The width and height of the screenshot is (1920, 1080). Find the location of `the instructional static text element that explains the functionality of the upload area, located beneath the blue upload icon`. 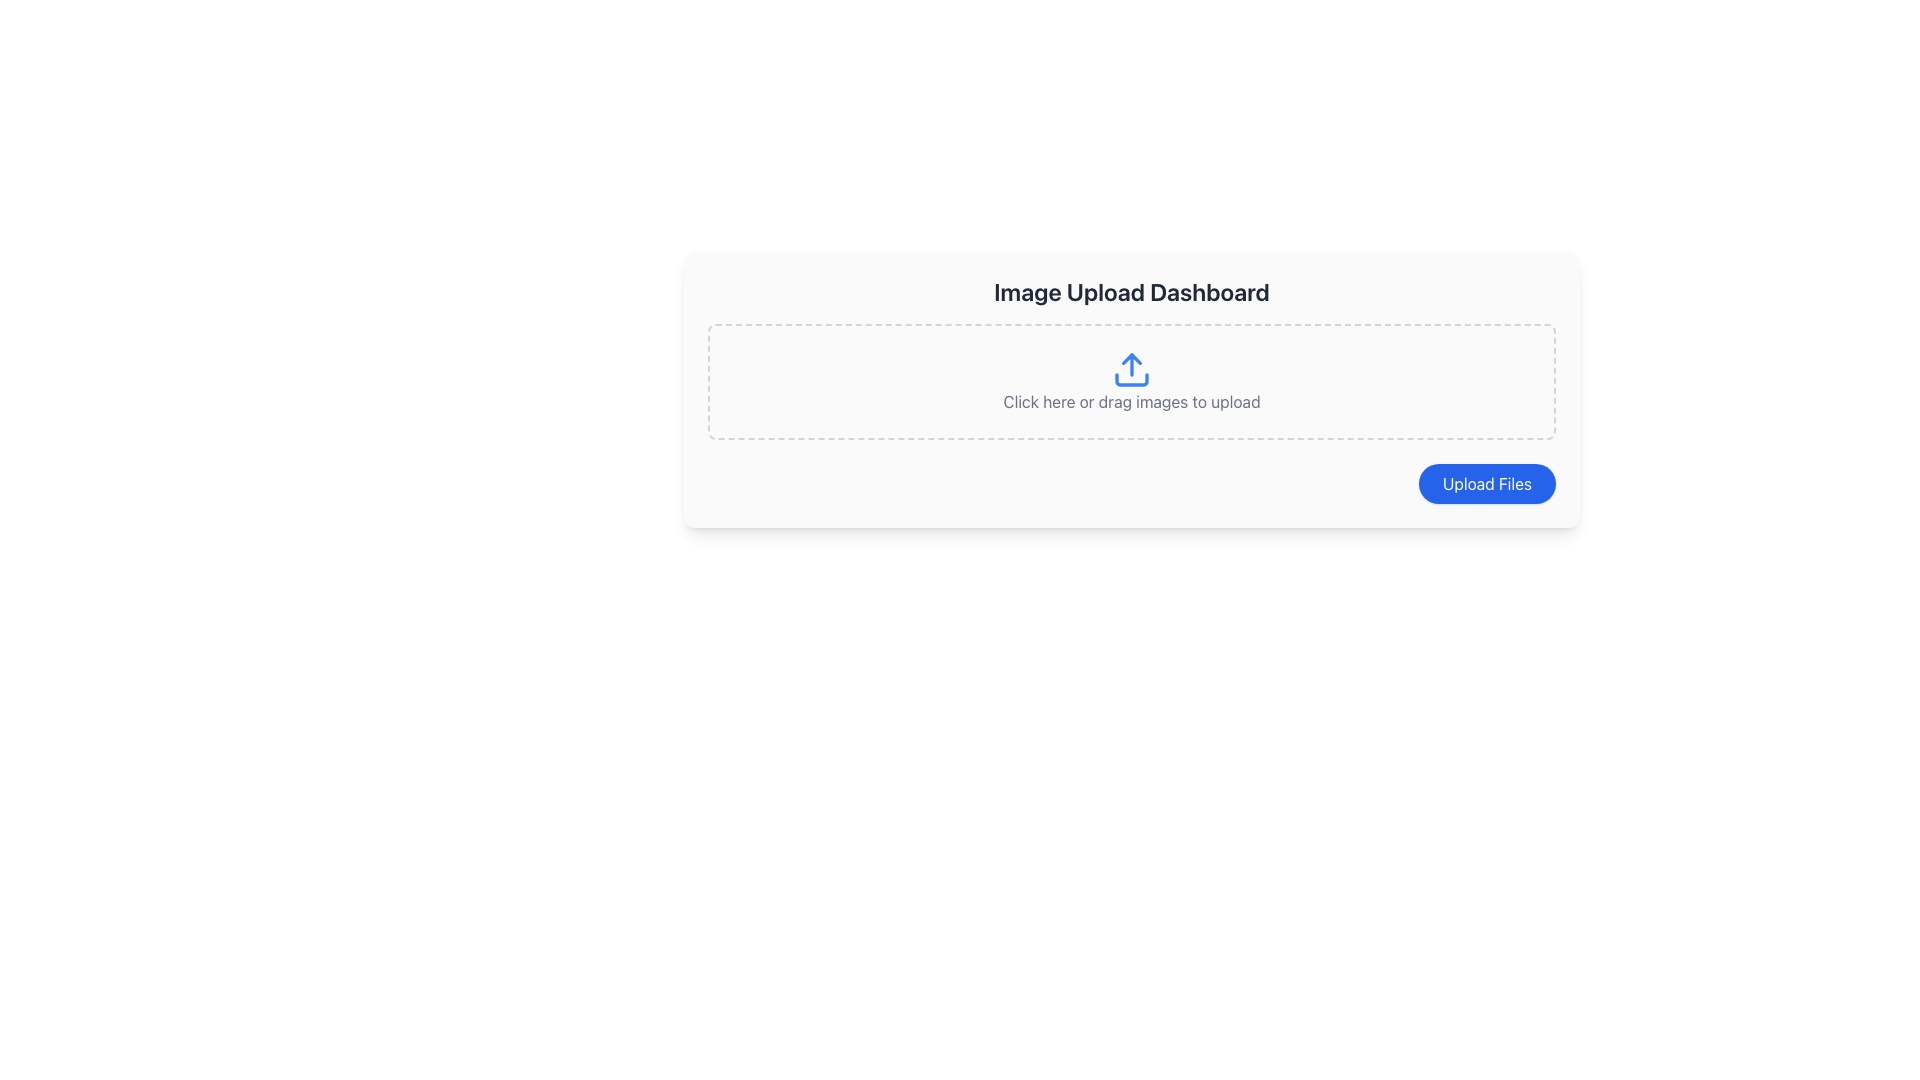

the instructional static text element that explains the functionality of the upload area, located beneath the blue upload icon is located at coordinates (1132, 401).